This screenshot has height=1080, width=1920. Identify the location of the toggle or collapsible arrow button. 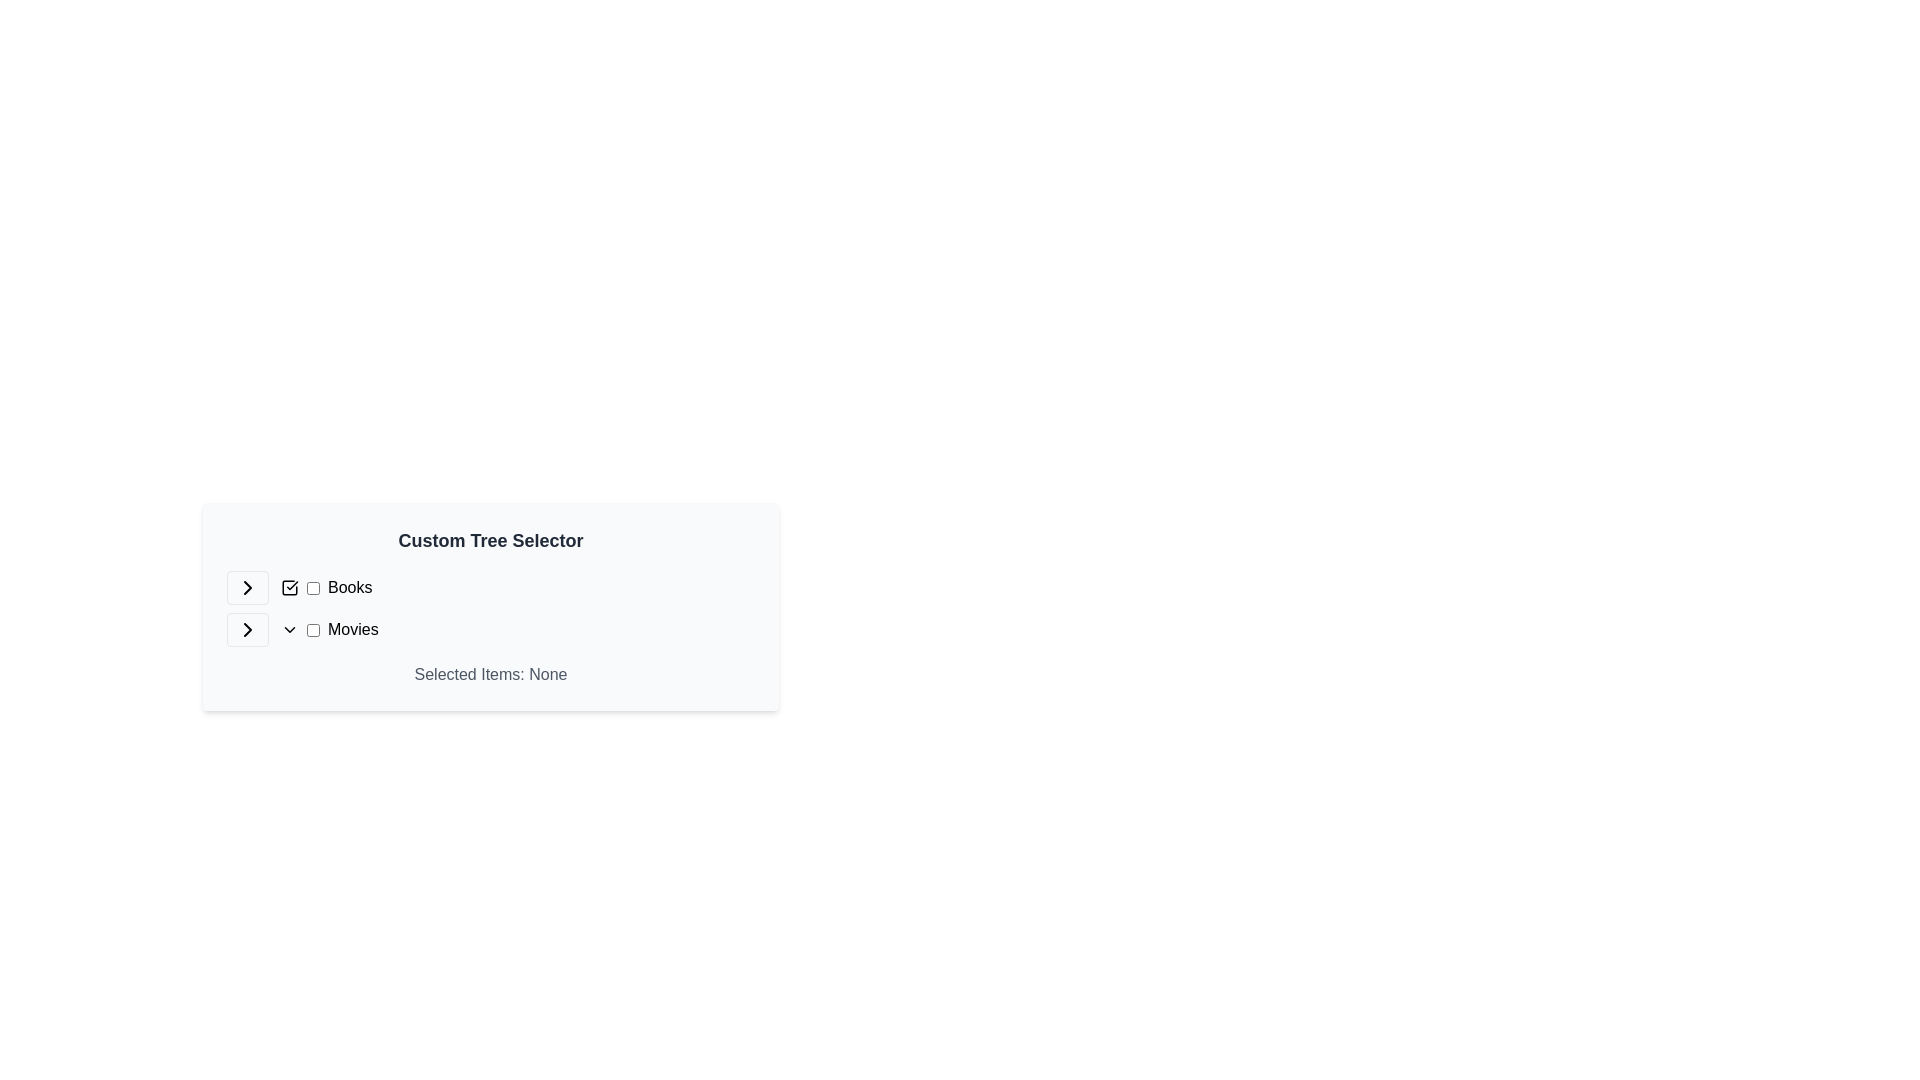
(247, 628).